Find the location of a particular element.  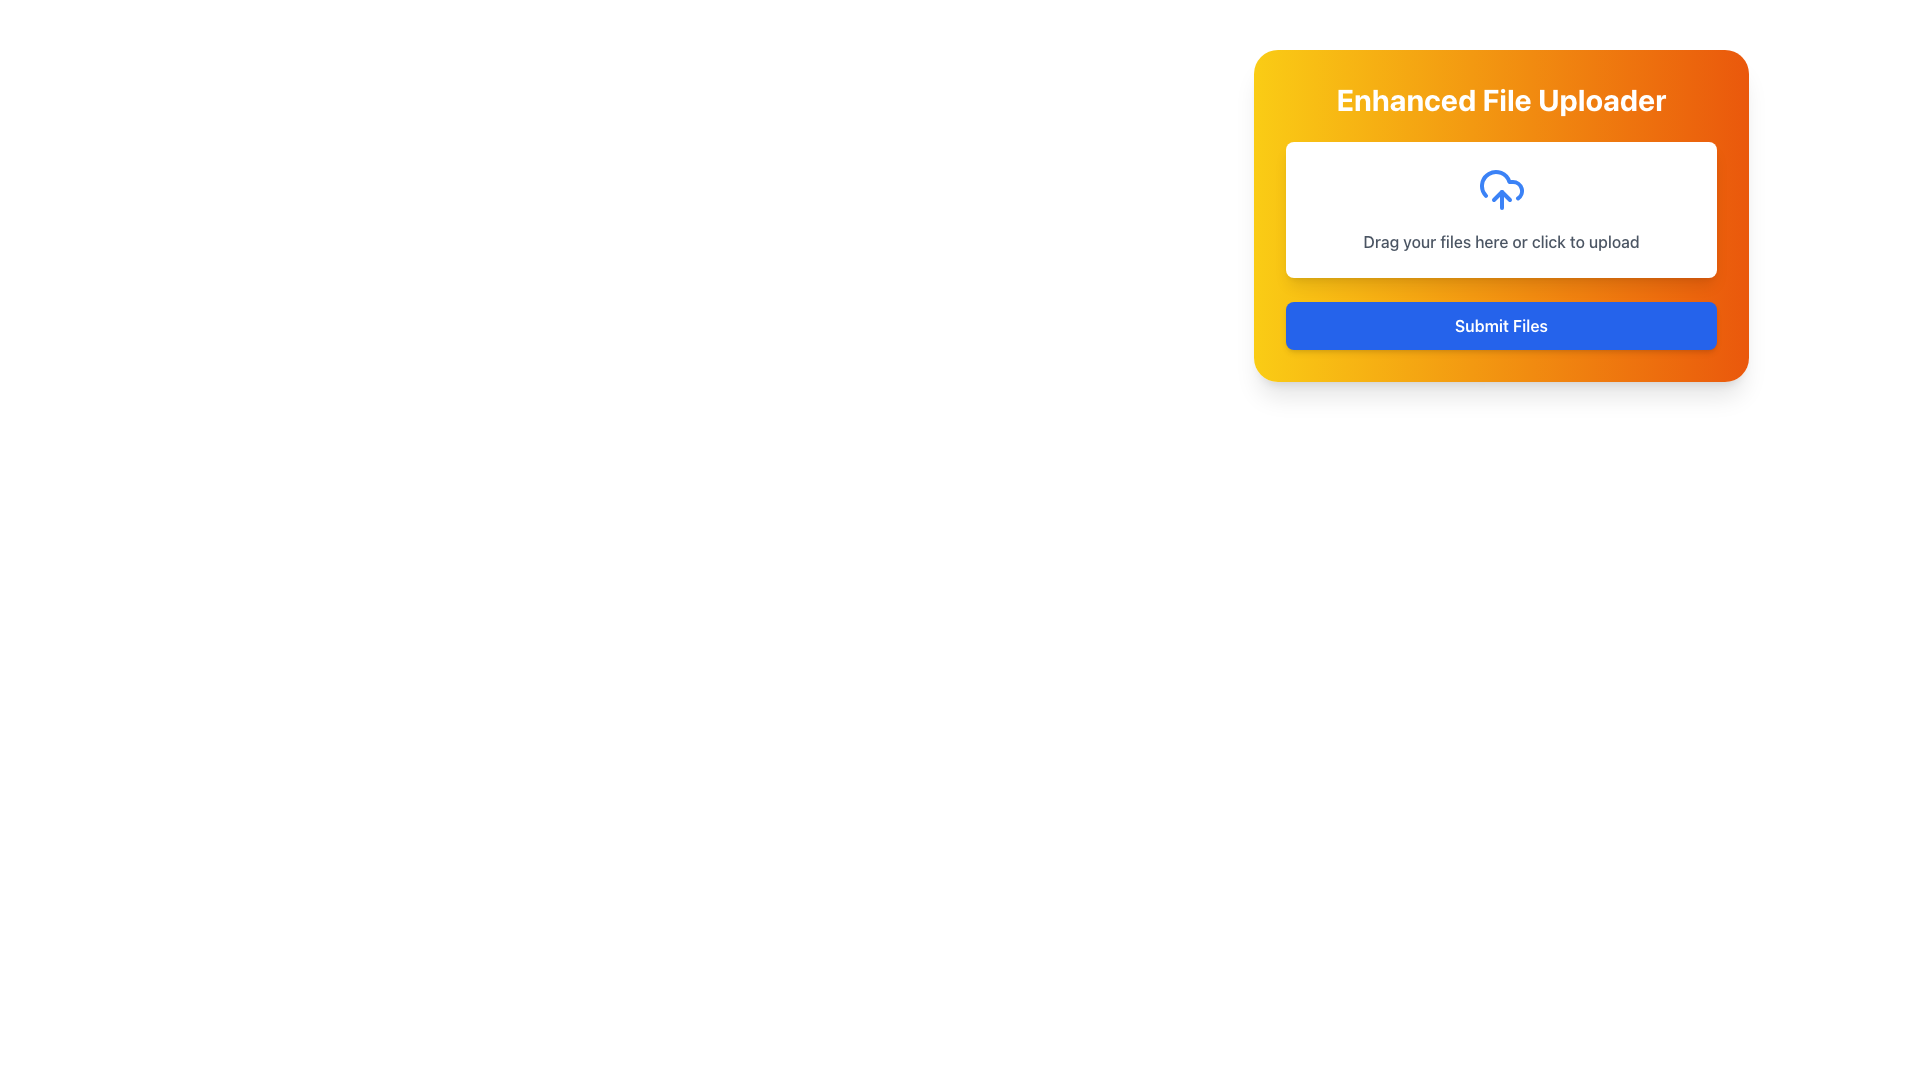

the upward-pointing arrow icon within the cloud upload visualization, indicating its upload functionality is located at coordinates (1501, 196).